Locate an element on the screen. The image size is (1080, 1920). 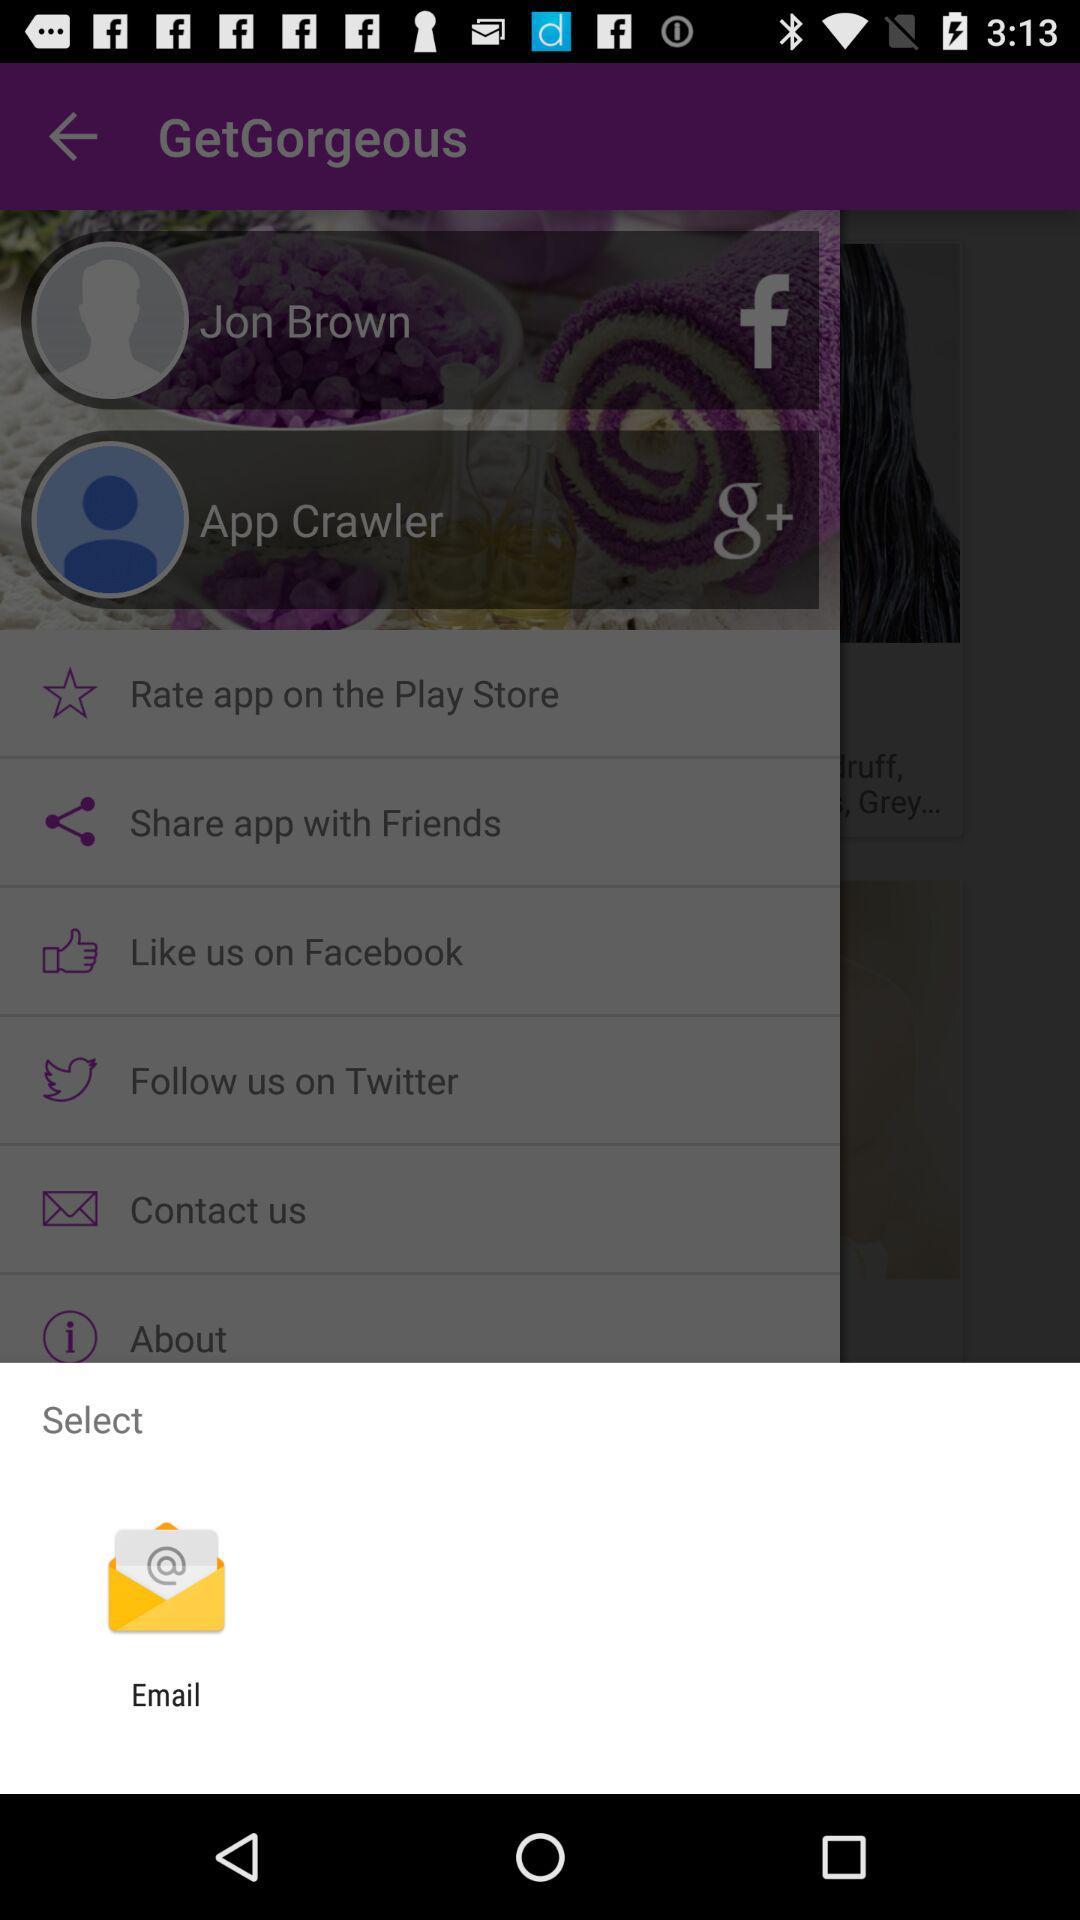
icon above email app is located at coordinates (165, 1579).